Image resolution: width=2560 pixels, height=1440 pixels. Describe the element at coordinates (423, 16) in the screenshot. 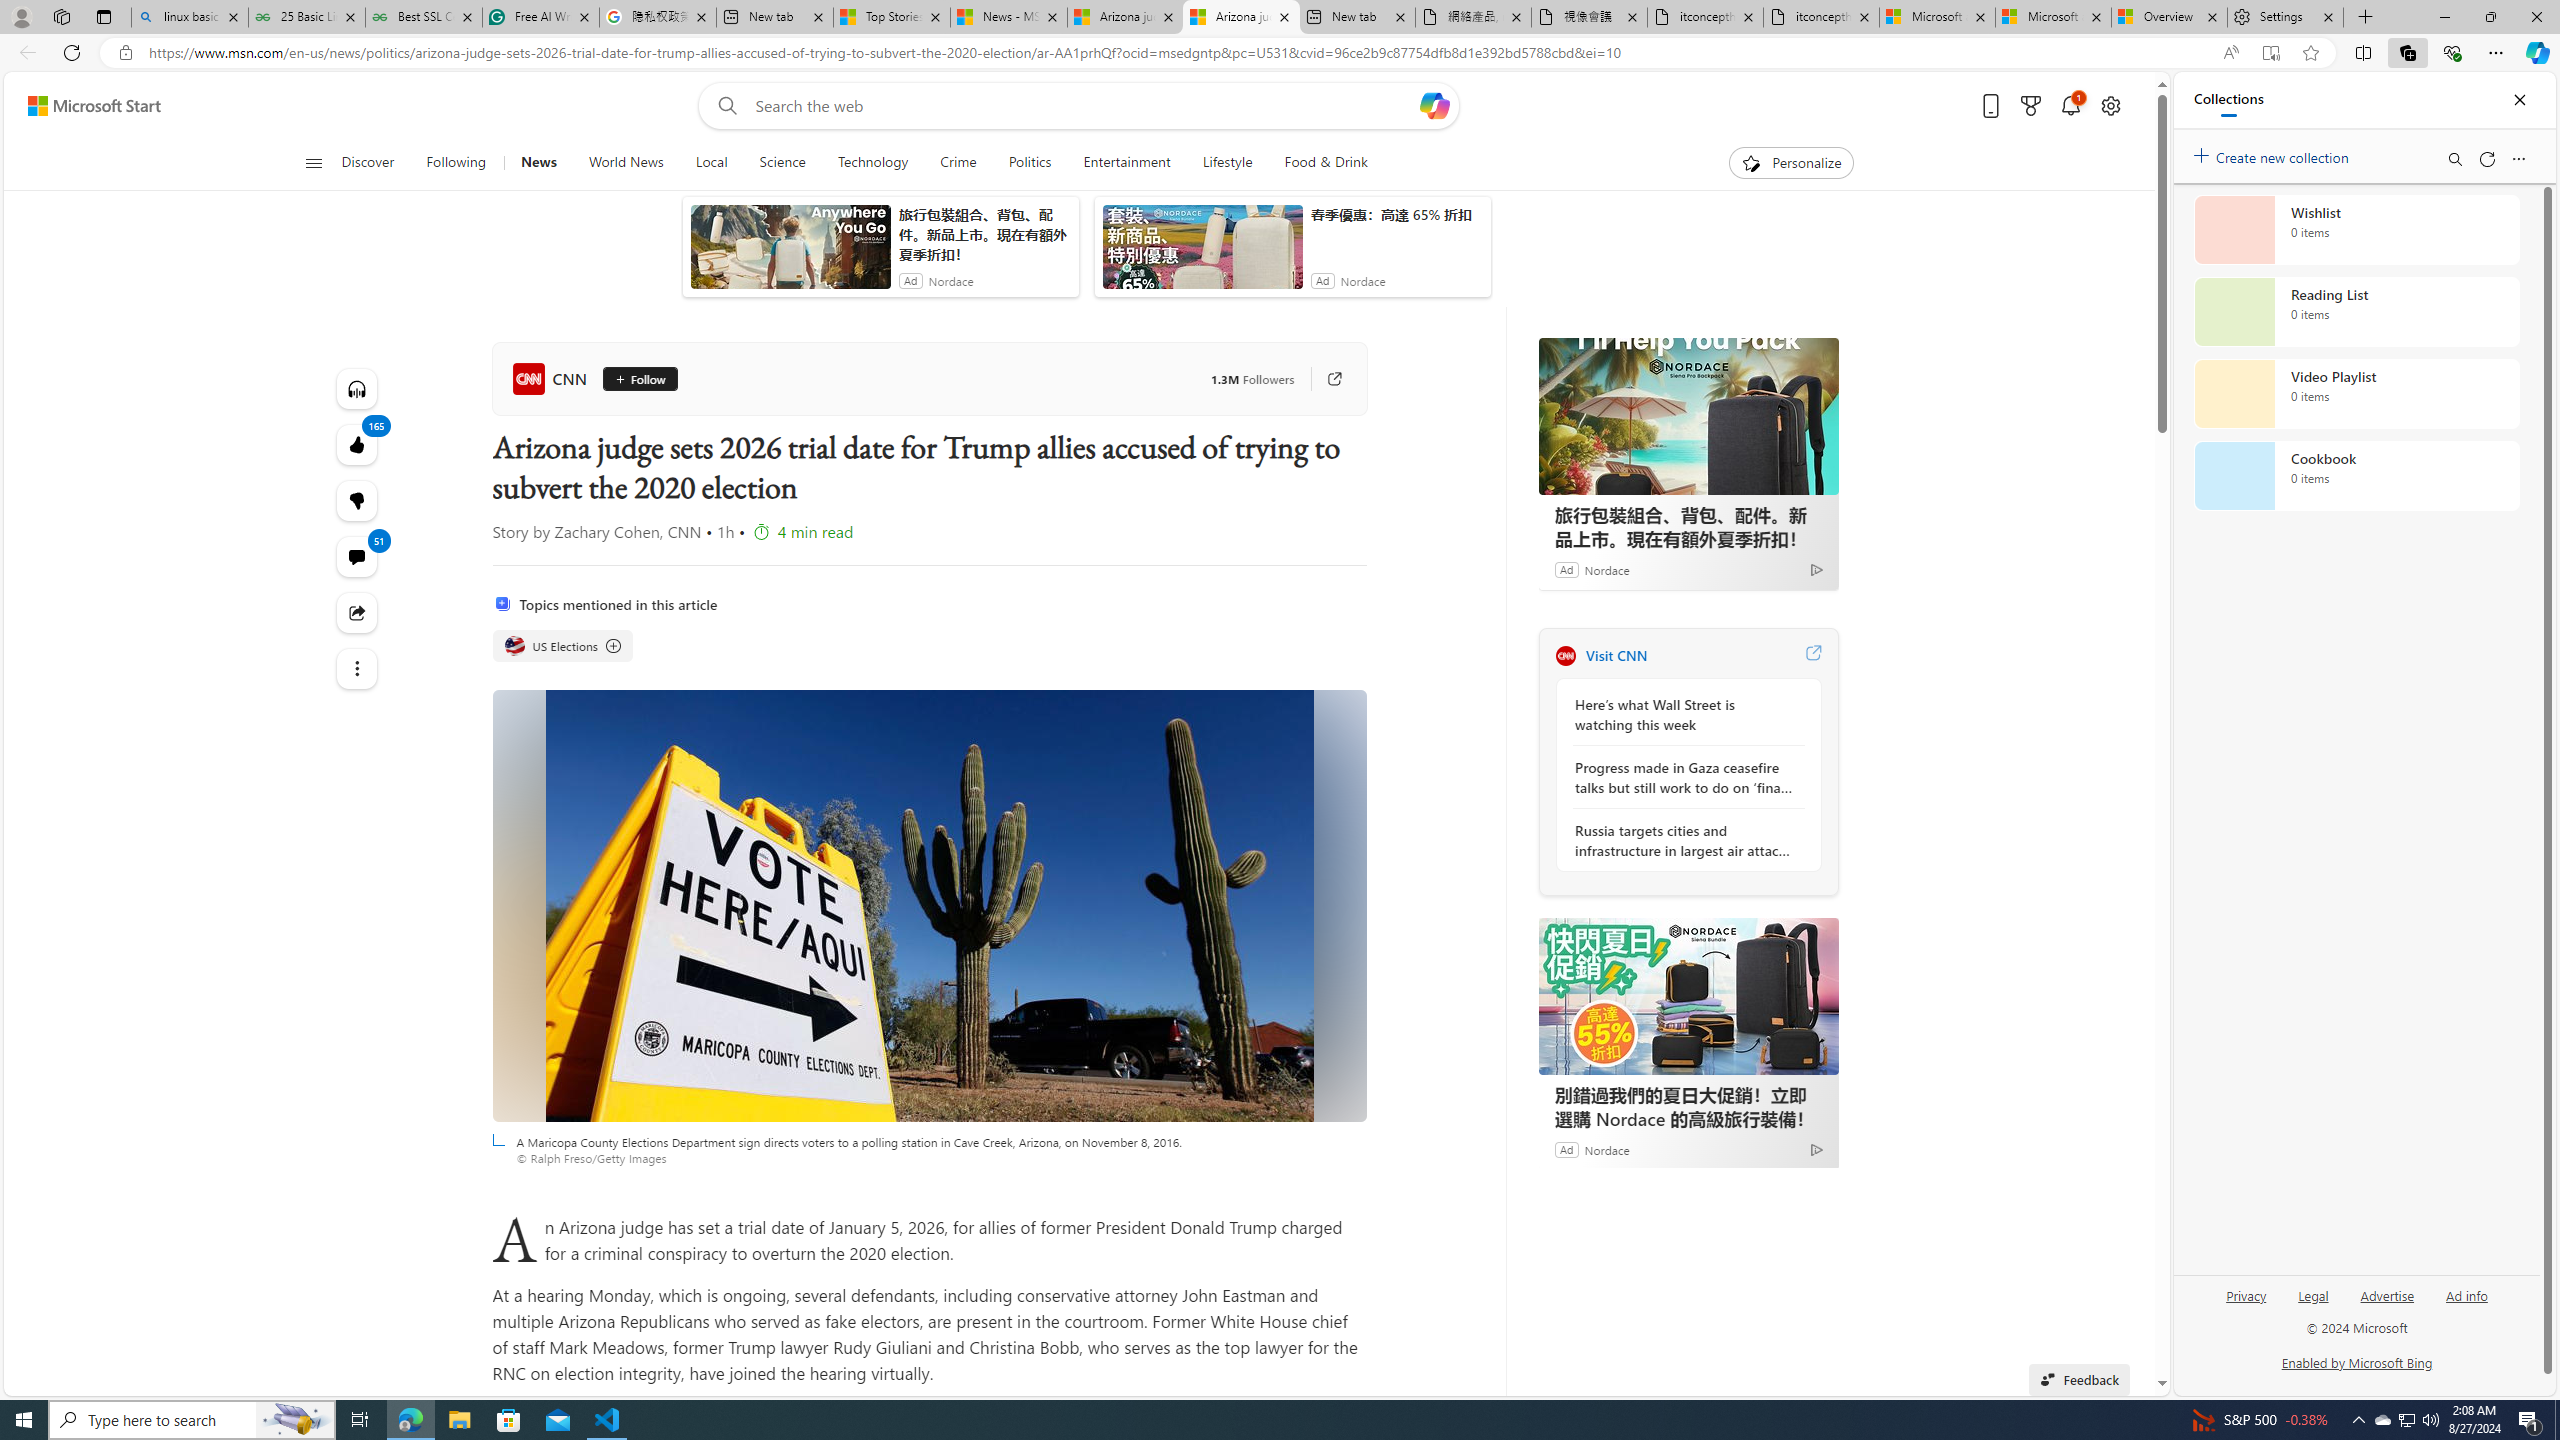

I see `'Best SSL Certificates Provider in India - GeeksforGeeks'` at that location.